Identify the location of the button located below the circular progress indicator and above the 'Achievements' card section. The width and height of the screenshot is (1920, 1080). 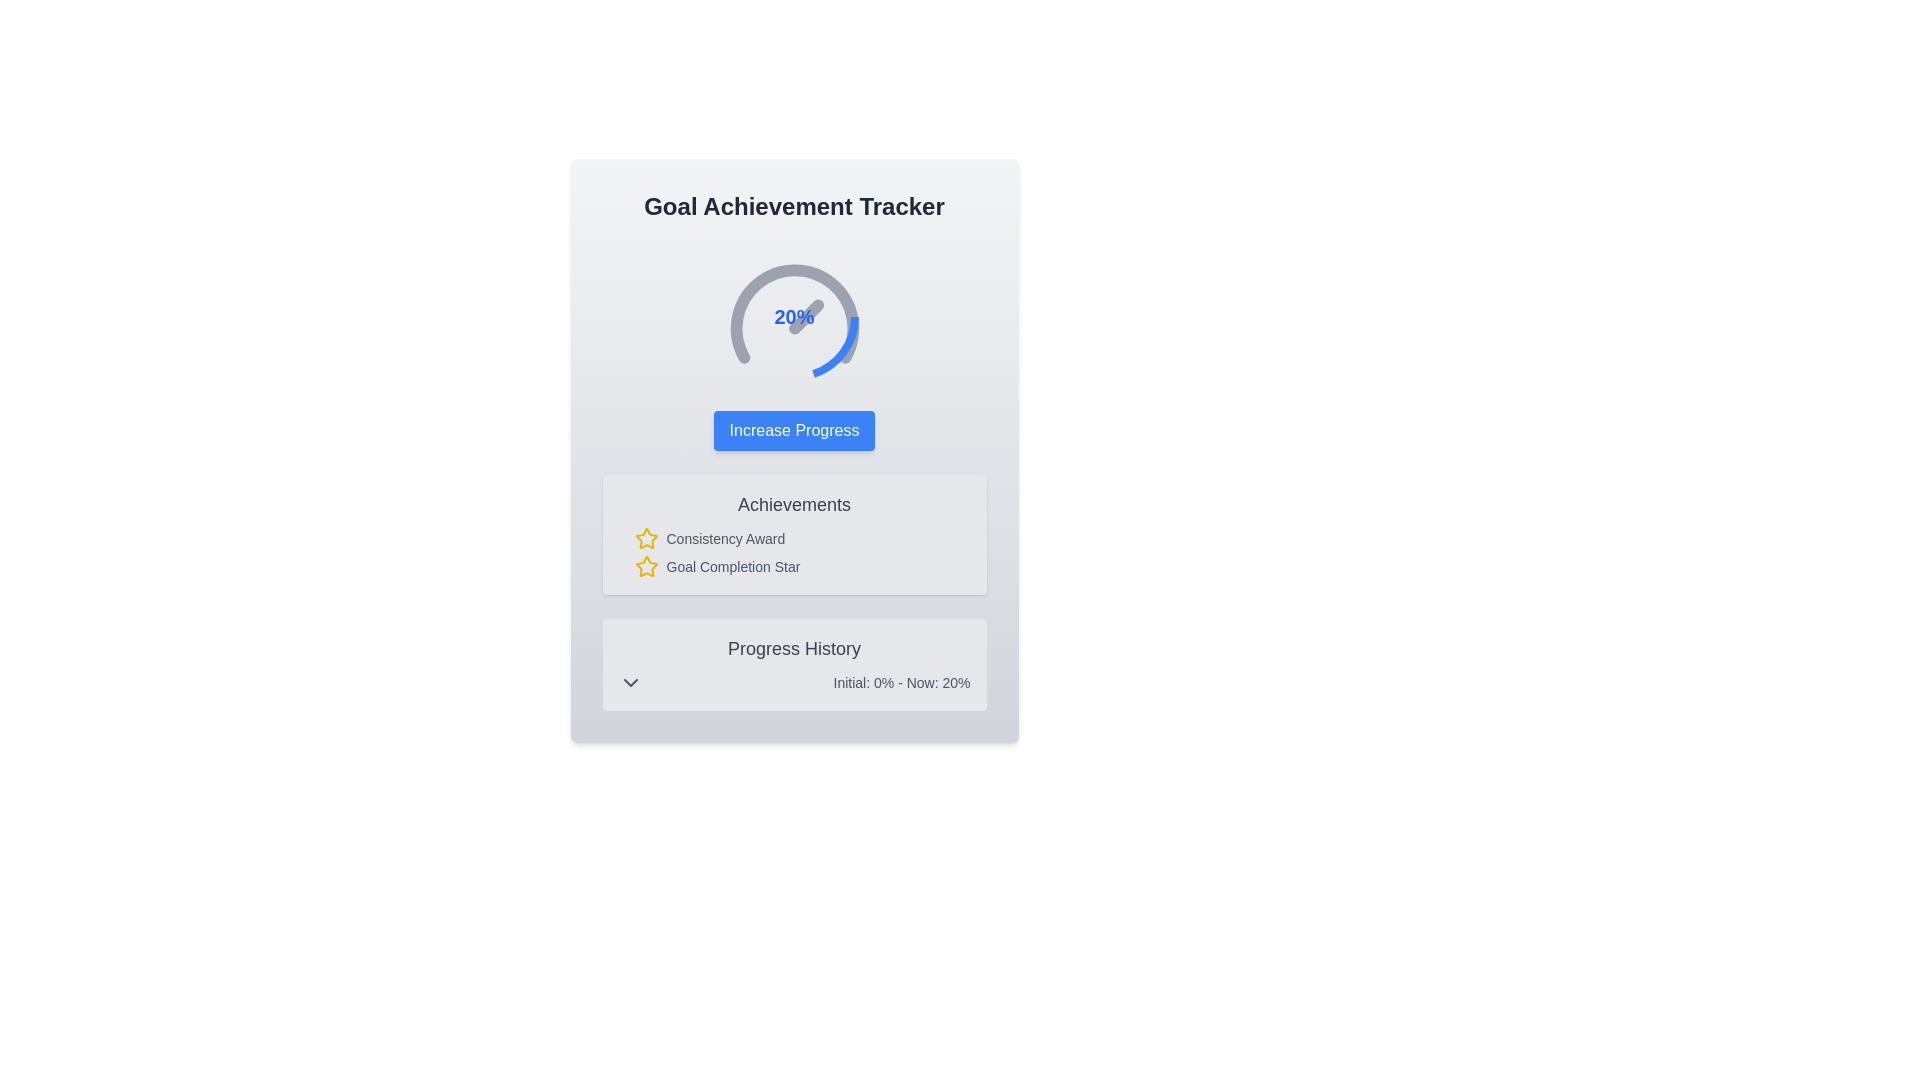
(793, 430).